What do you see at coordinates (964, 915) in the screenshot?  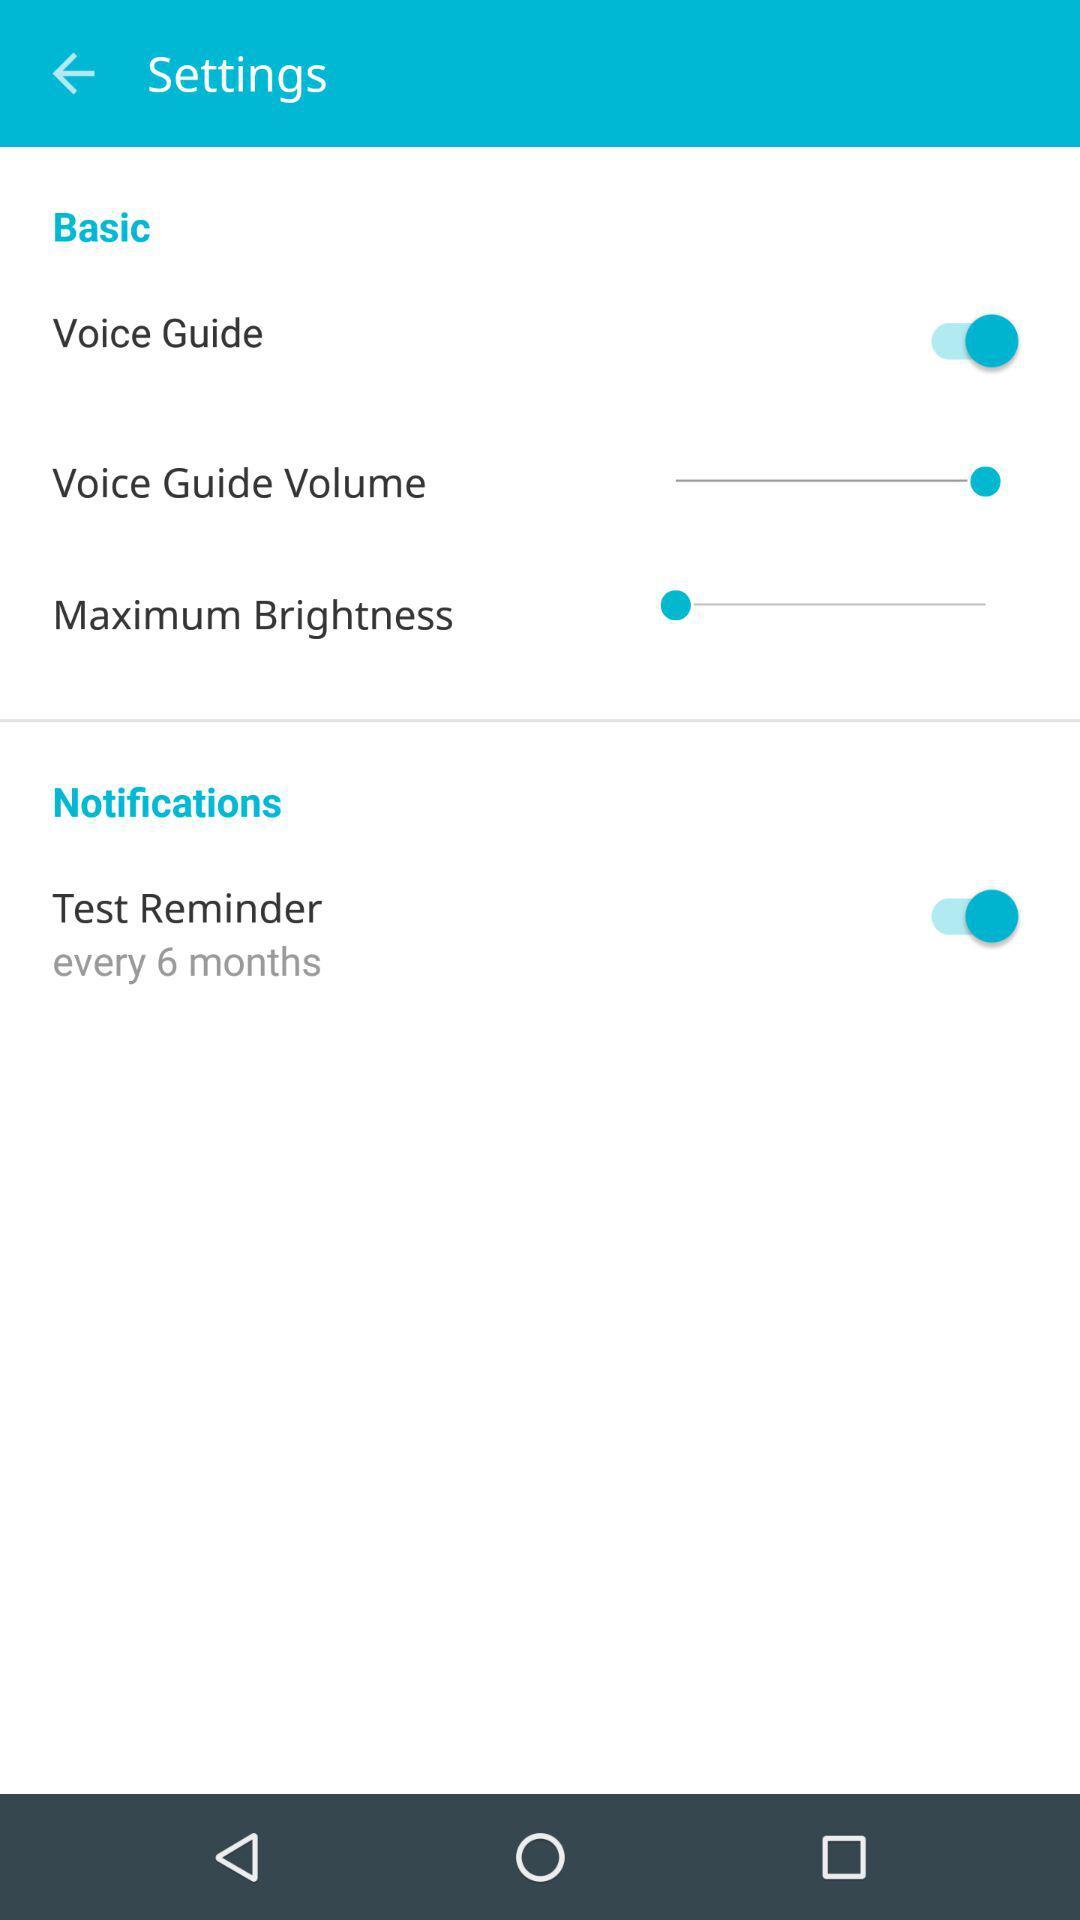 I see `icon to the right of test reminder` at bounding box center [964, 915].